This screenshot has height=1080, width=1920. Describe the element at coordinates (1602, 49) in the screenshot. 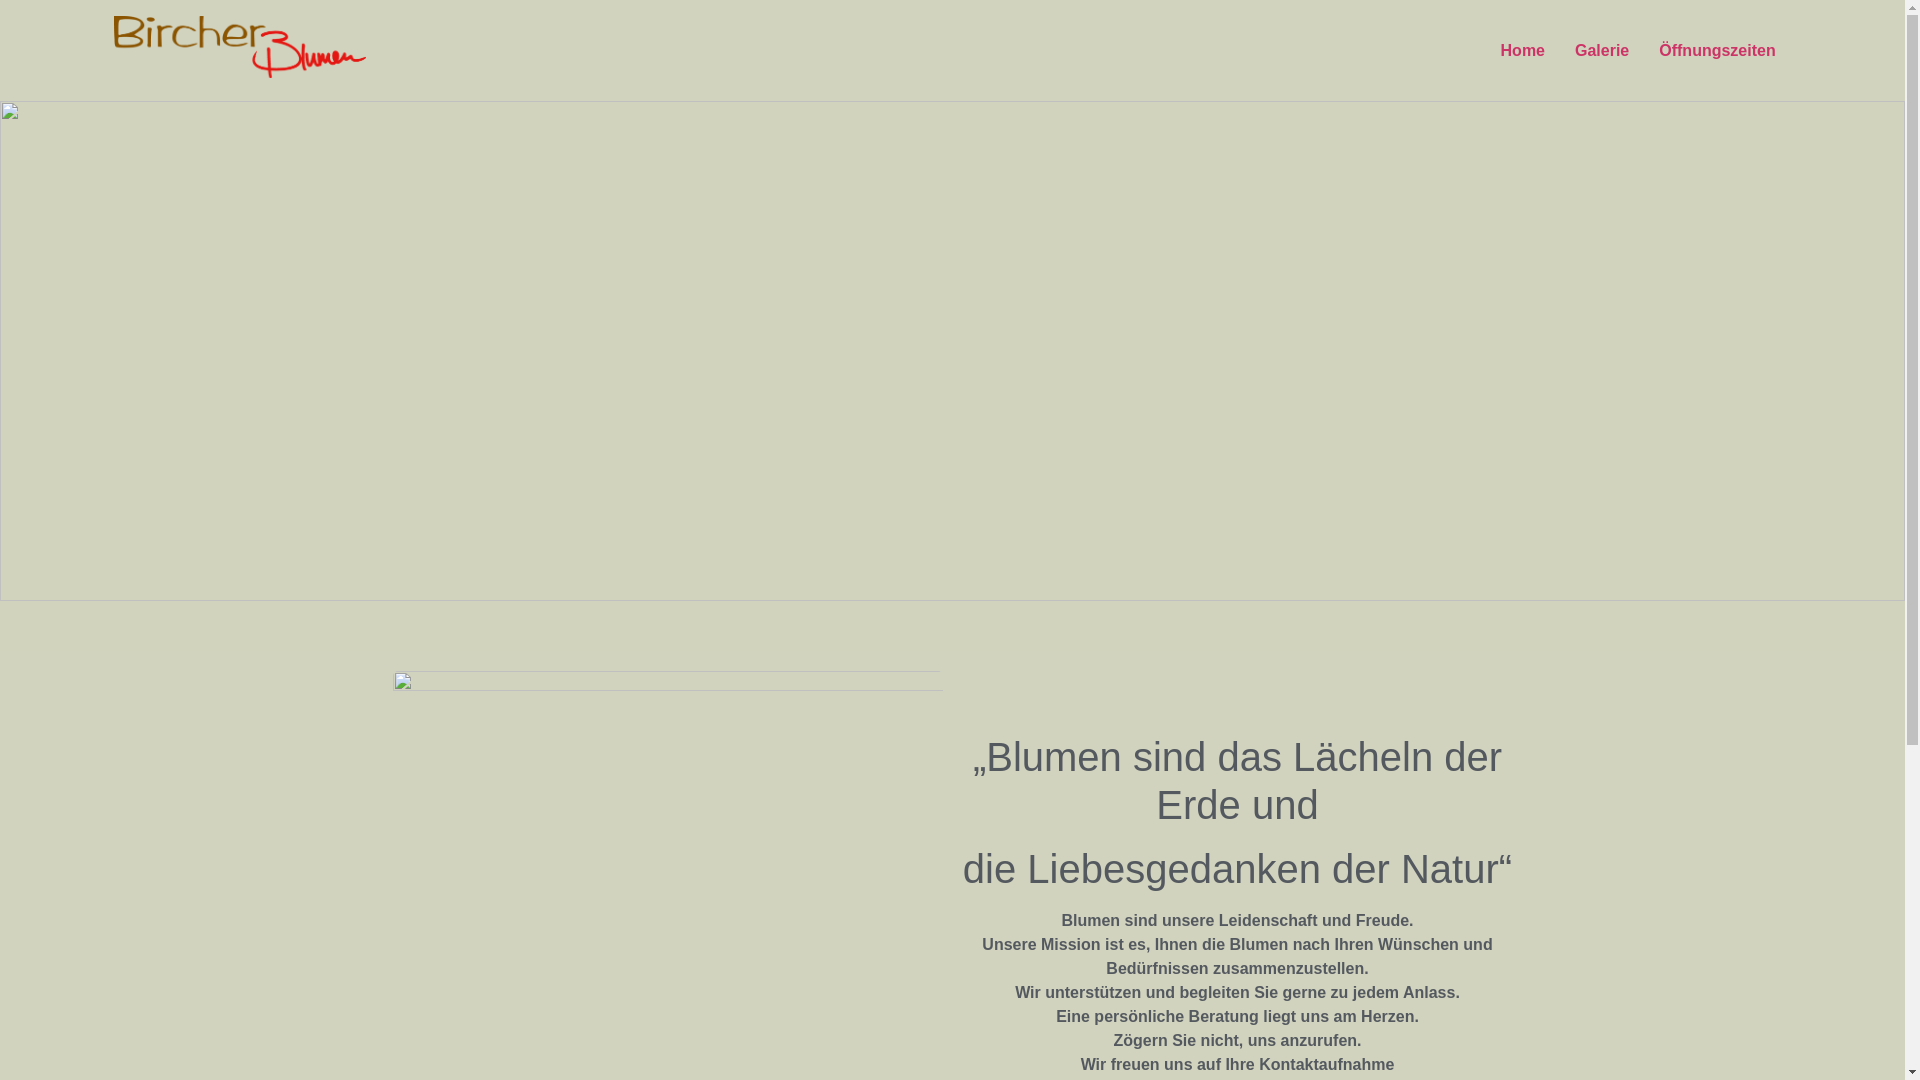

I see `'Galerie'` at that location.